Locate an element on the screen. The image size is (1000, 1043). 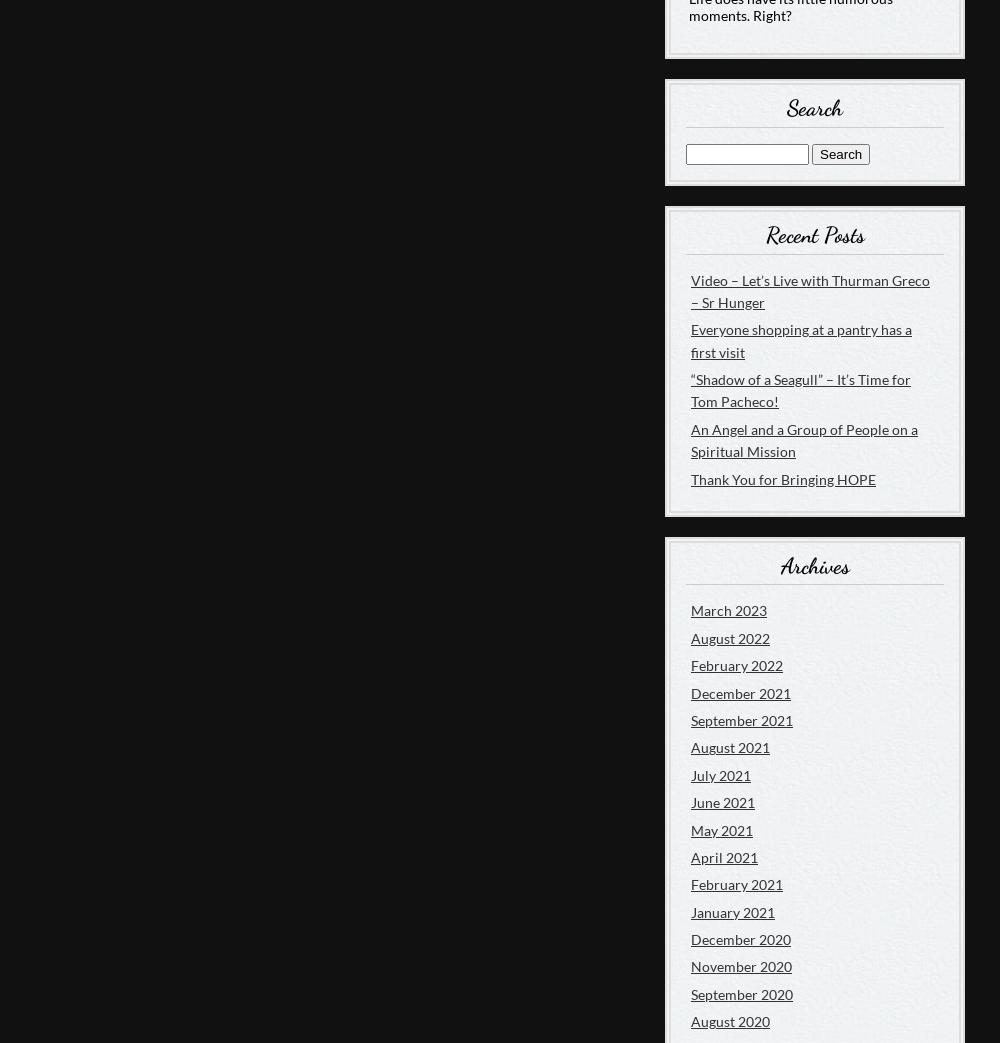
'Everyone shopping at a pantry has a first visit' is located at coordinates (801, 339).